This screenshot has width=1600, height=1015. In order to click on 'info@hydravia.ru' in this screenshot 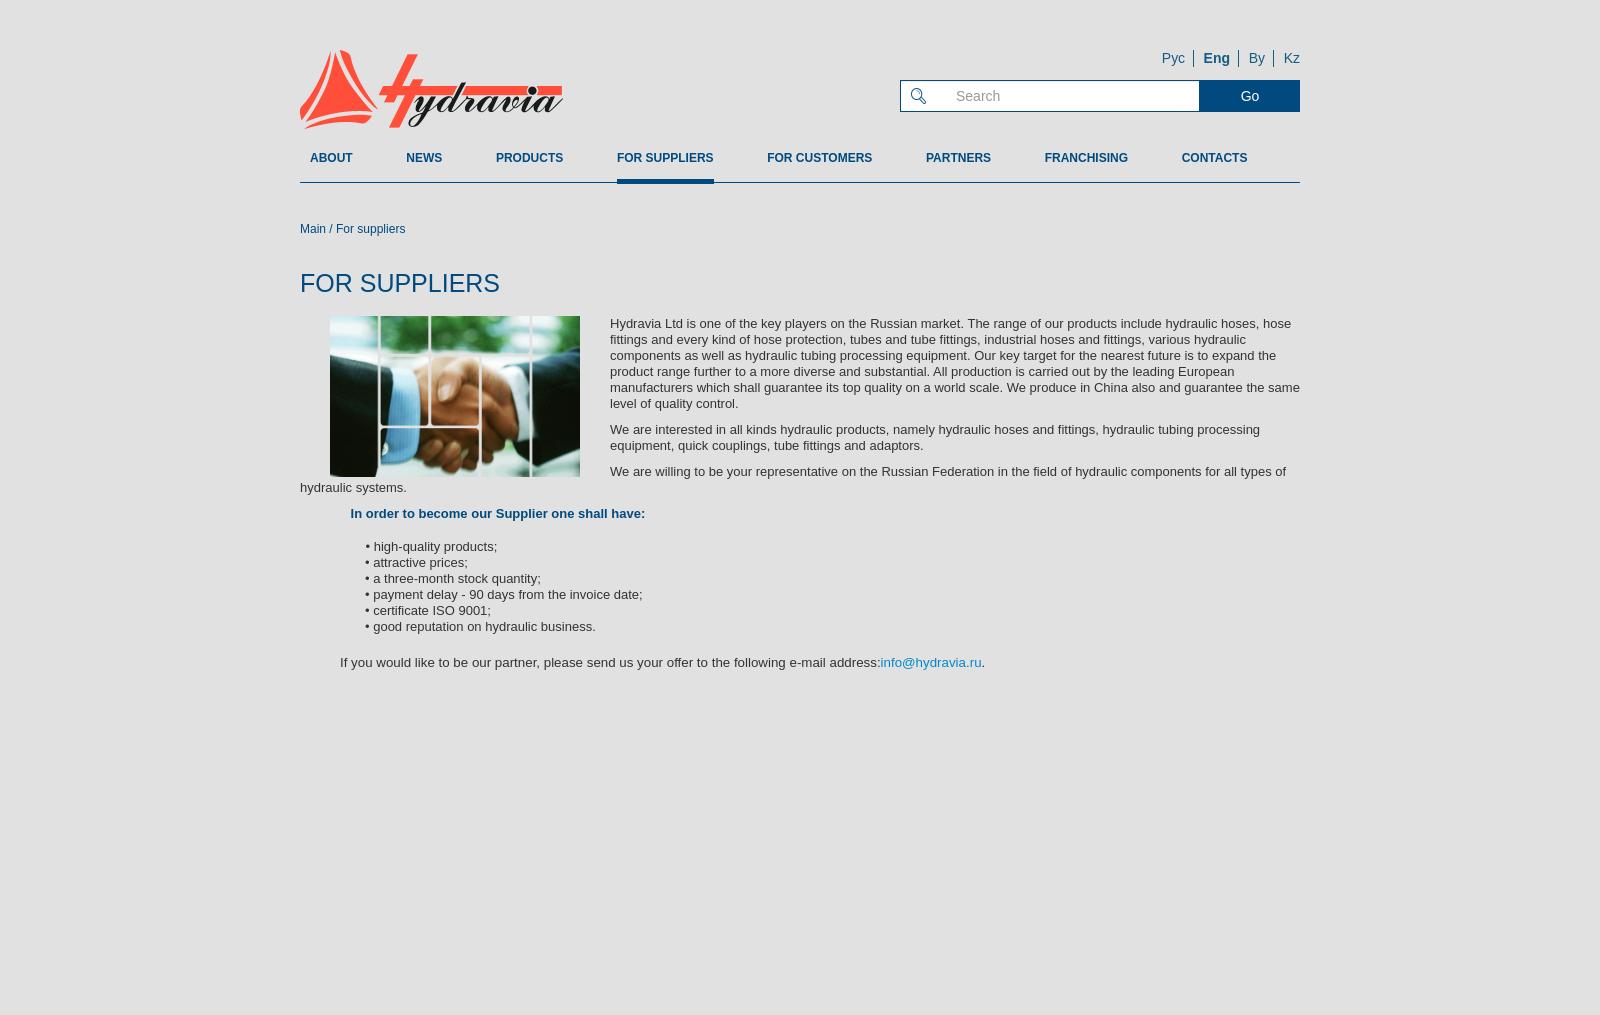, I will do `click(929, 662)`.